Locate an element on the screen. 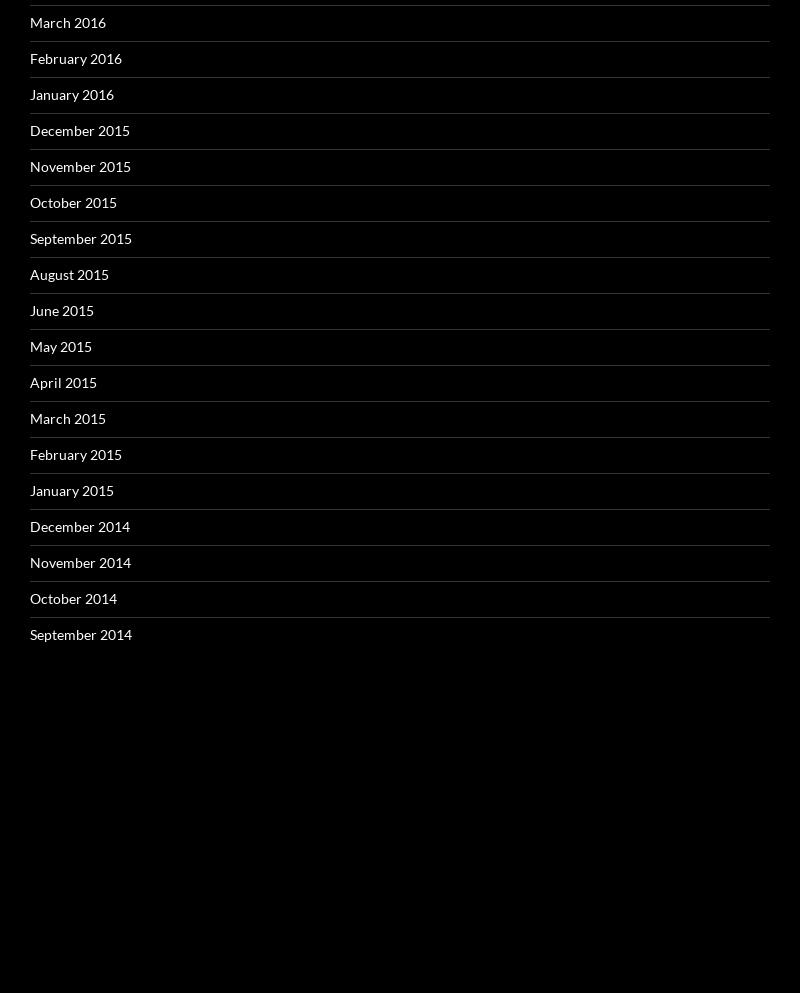  'January 2015' is located at coordinates (72, 488).